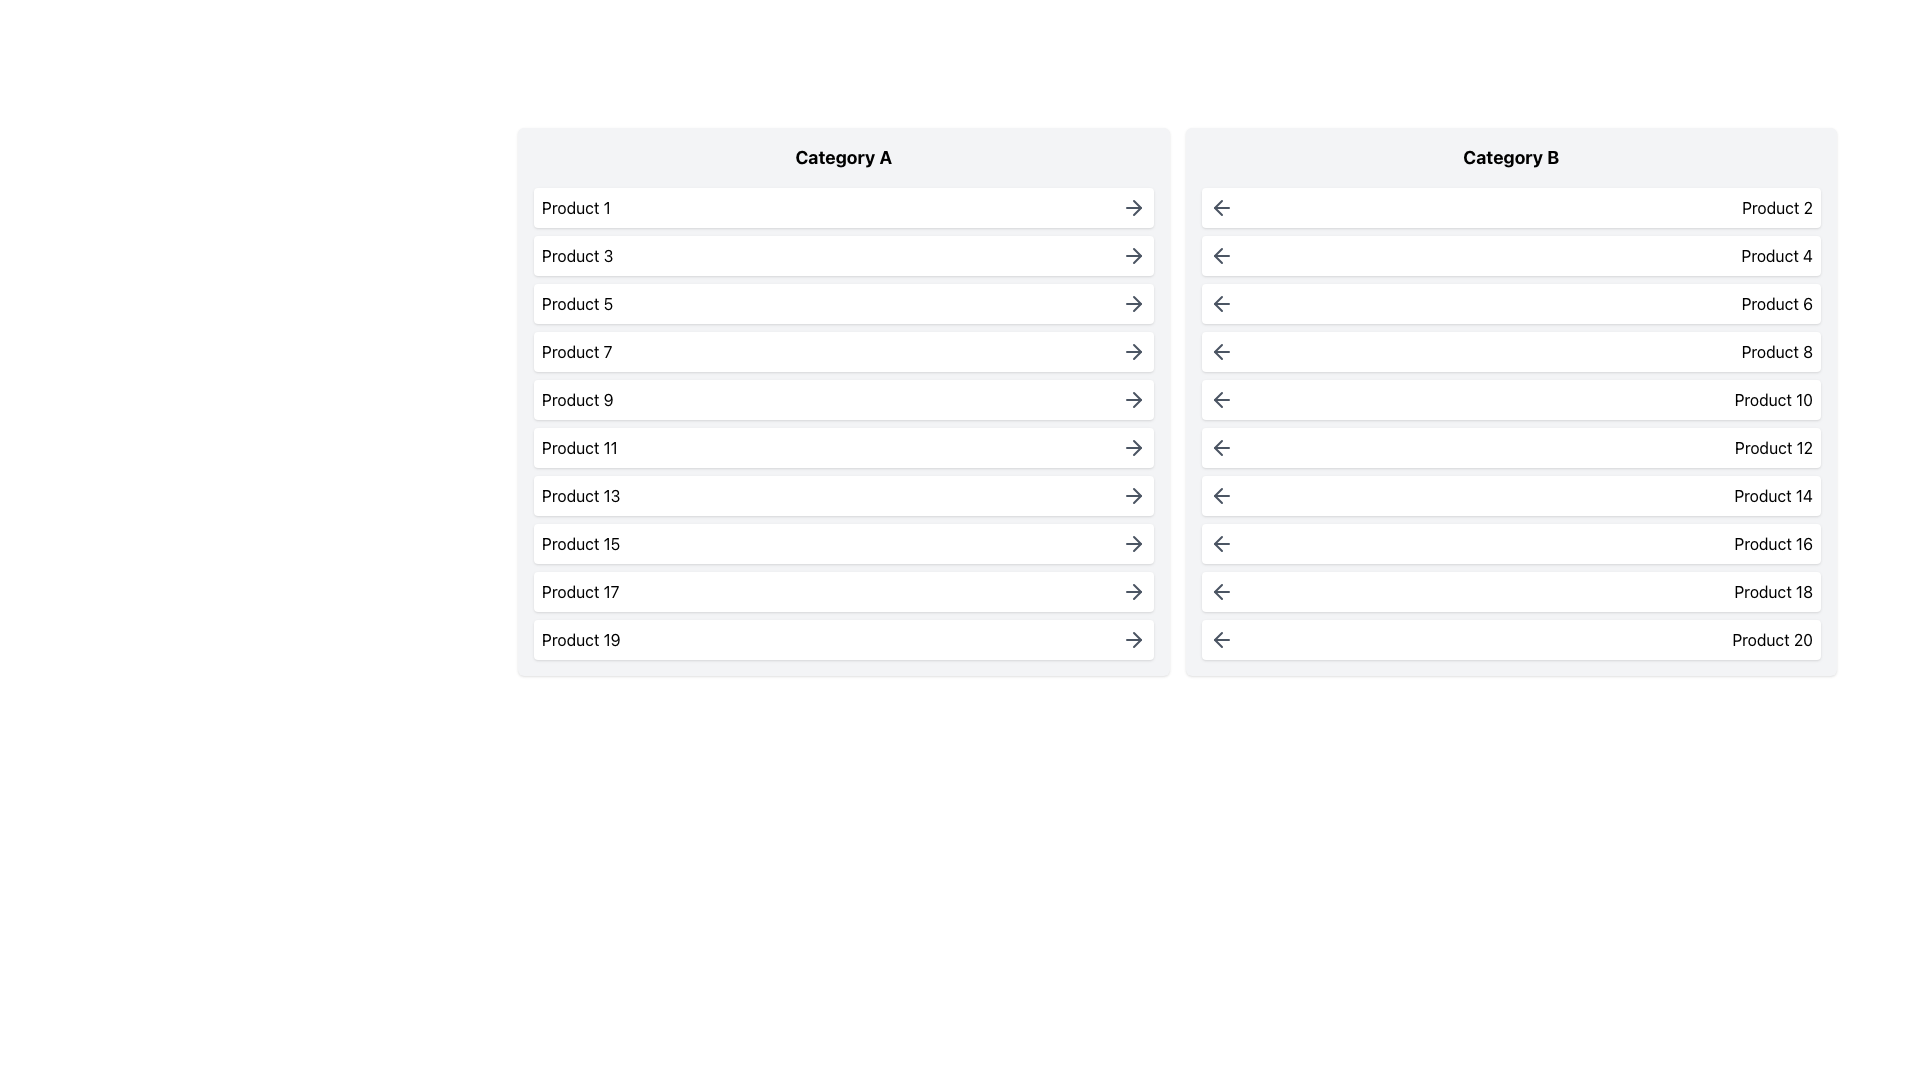  What do you see at coordinates (576, 400) in the screenshot?
I see `the text label that identifies a product in the first position of the fifth row within the 'Category A' panel` at bounding box center [576, 400].